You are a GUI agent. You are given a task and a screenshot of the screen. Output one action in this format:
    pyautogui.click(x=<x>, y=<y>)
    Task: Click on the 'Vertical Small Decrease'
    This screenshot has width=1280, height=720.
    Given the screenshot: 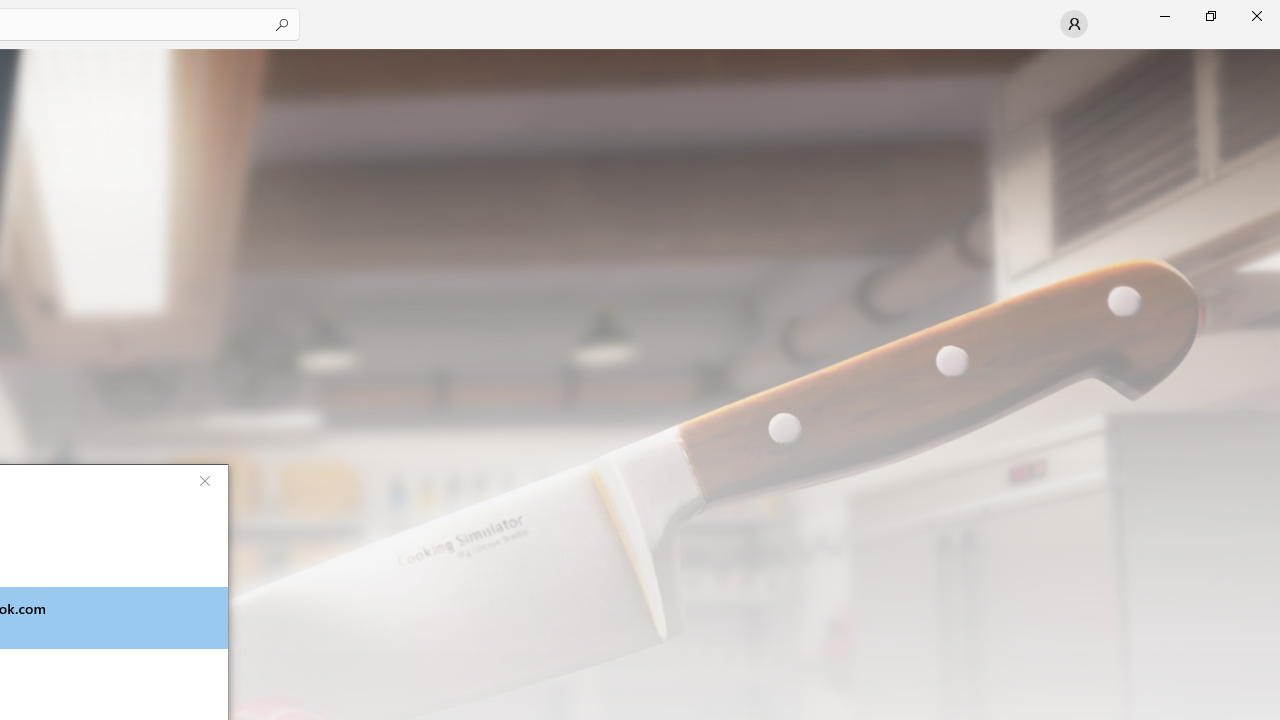 What is the action you would take?
    pyautogui.click(x=1271, y=54)
    